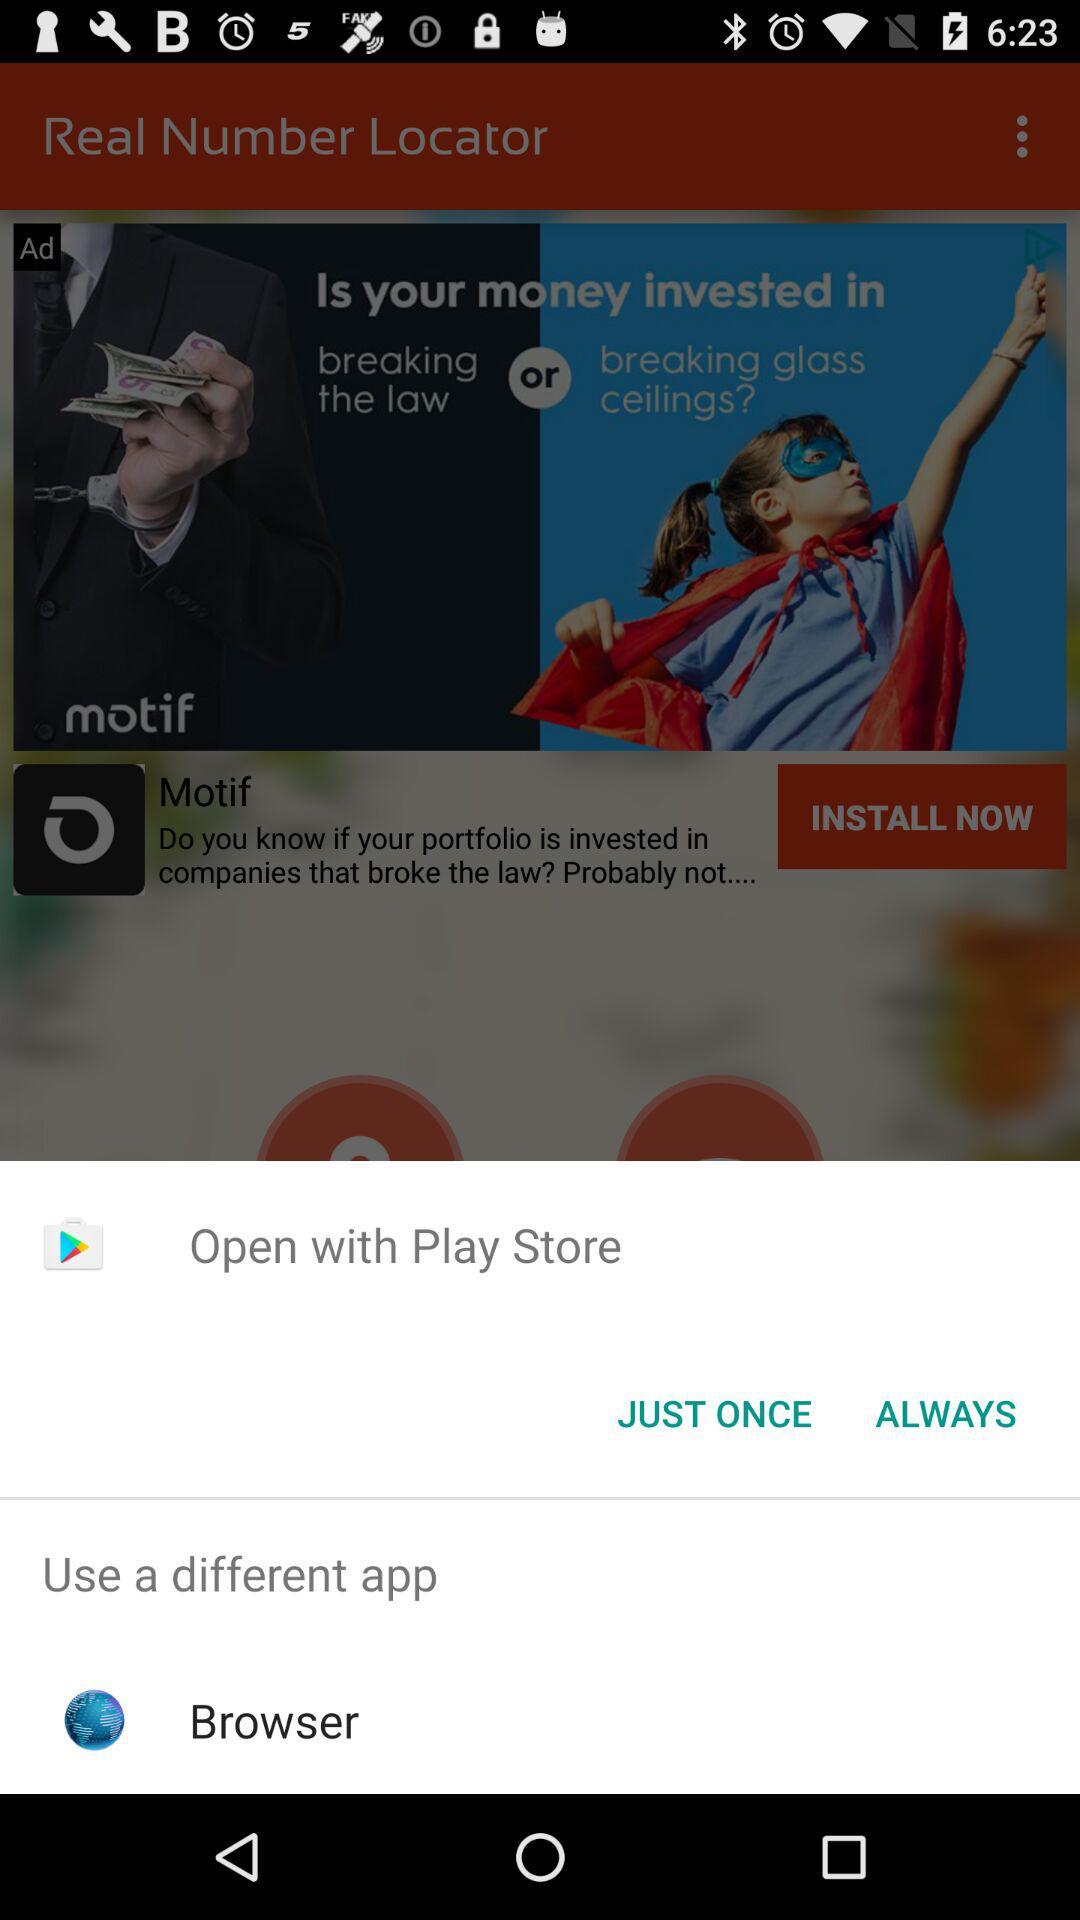  What do you see at coordinates (945, 1411) in the screenshot?
I see `item below the open with play item` at bounding box center [945, 1411].